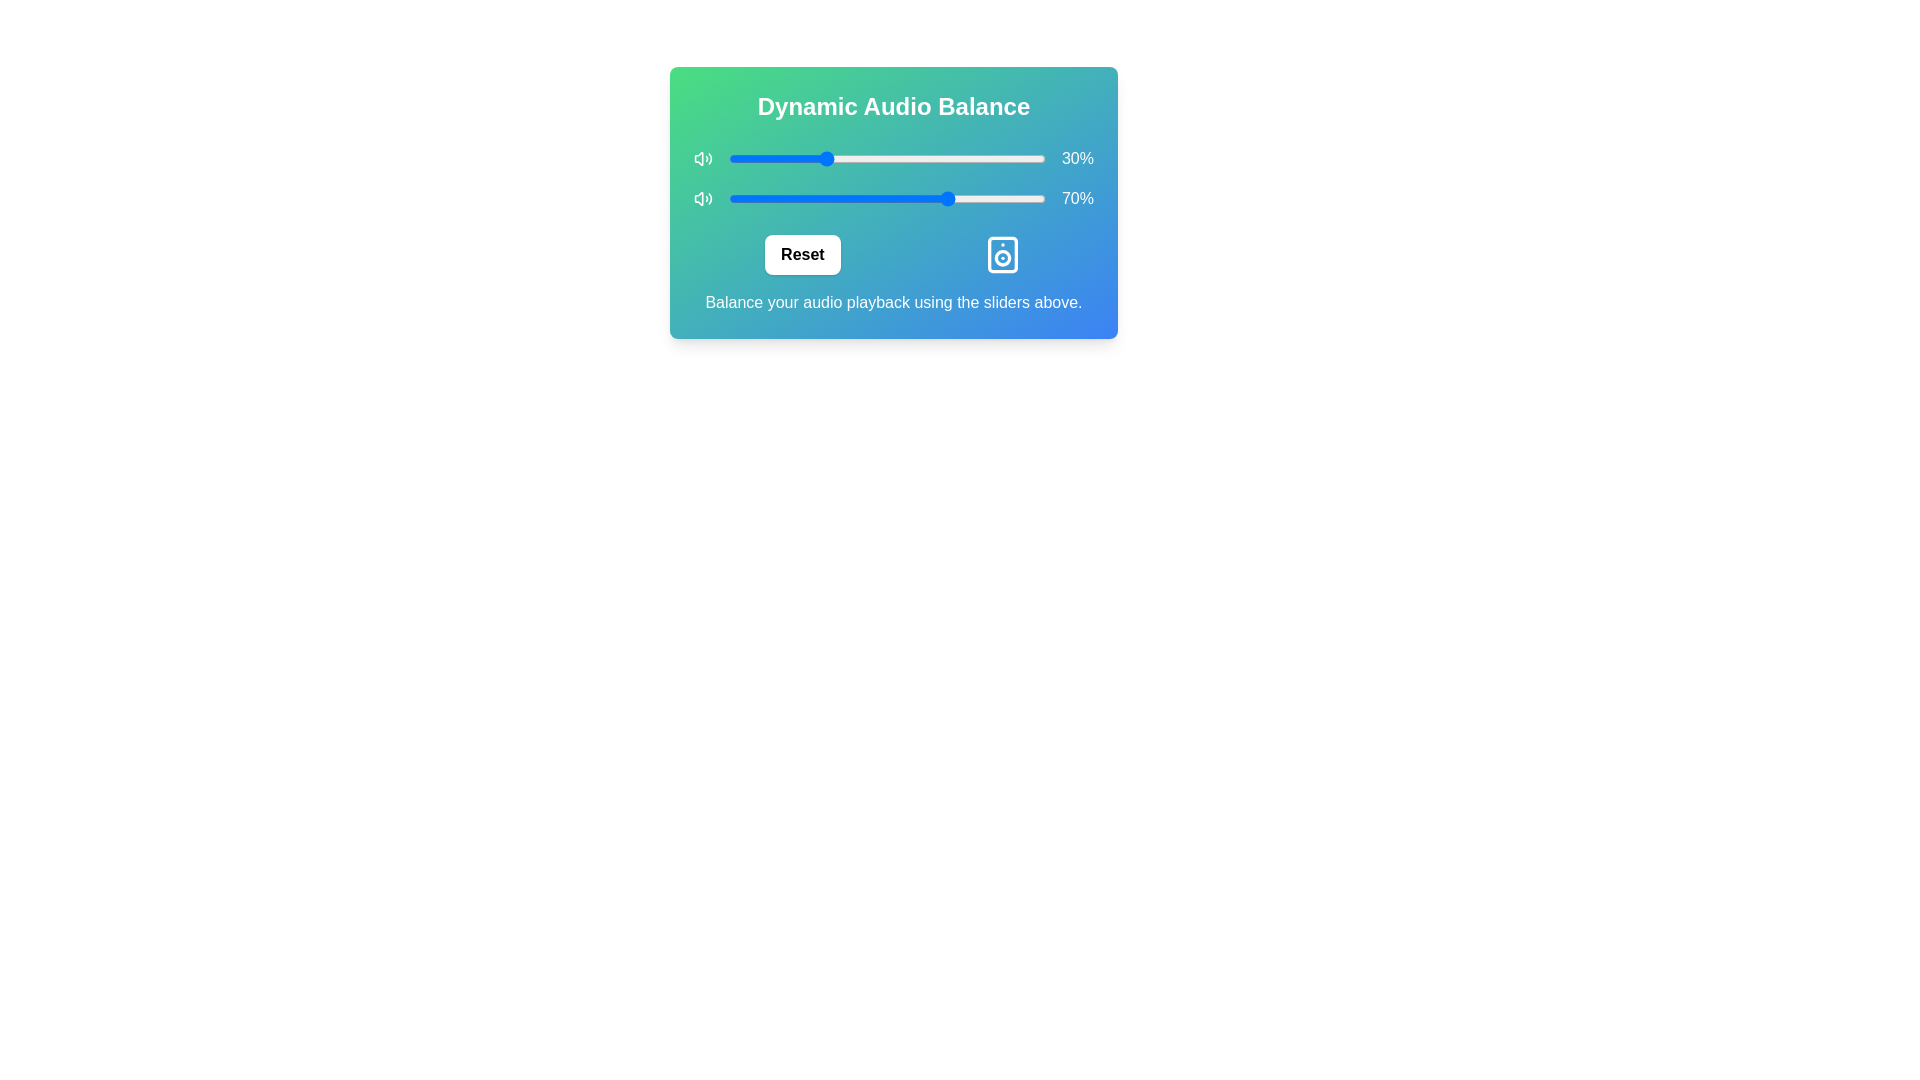 The width and height of the screenshot is (1920, 1080). Describe the element at coordinates (802, 253) in the screenshot. I see `the white rectangular 'Reset' button with rounded edges located in the lower middle section of the interface to reset settings` at that location.